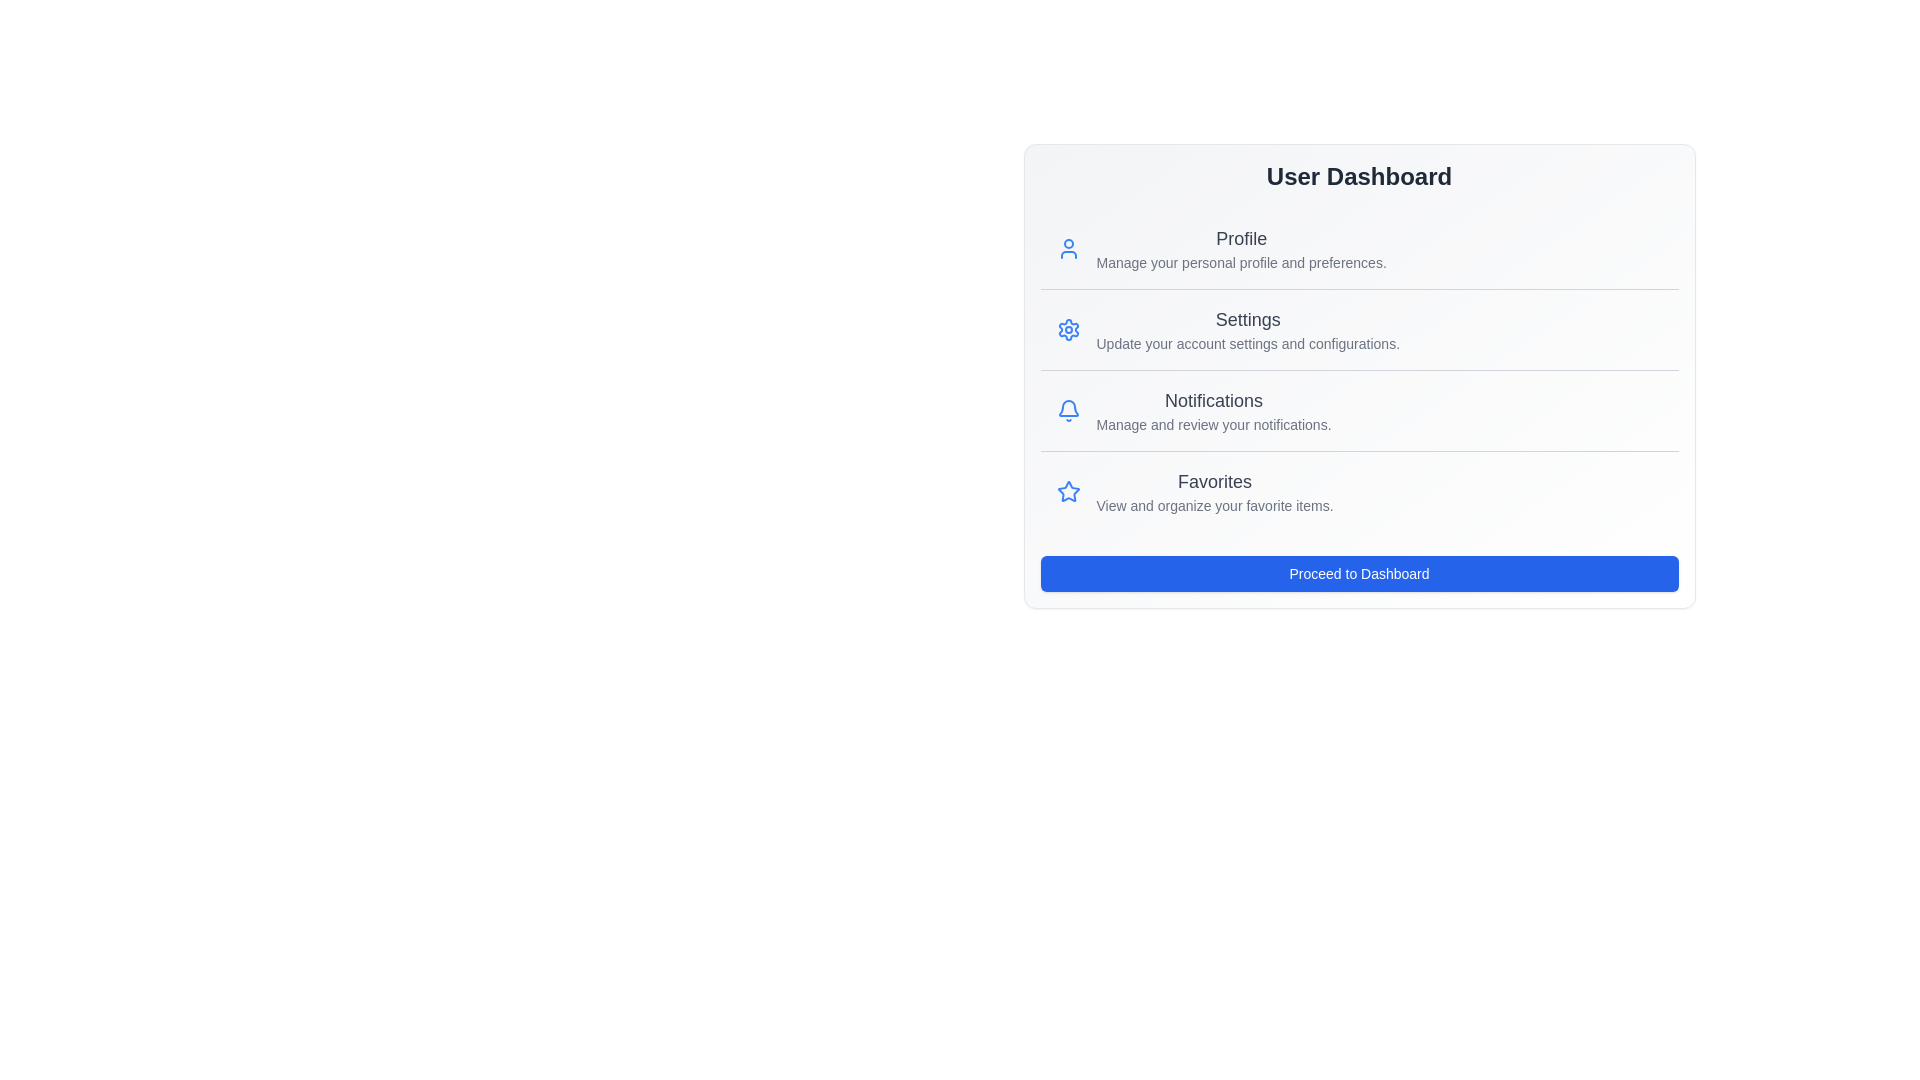  Describe the element at coordinates (1213, 423) in the screenshot. I see `the descriptive Text Label located below the 'Notifications' header in the 'User Dashboard' section` at that location.